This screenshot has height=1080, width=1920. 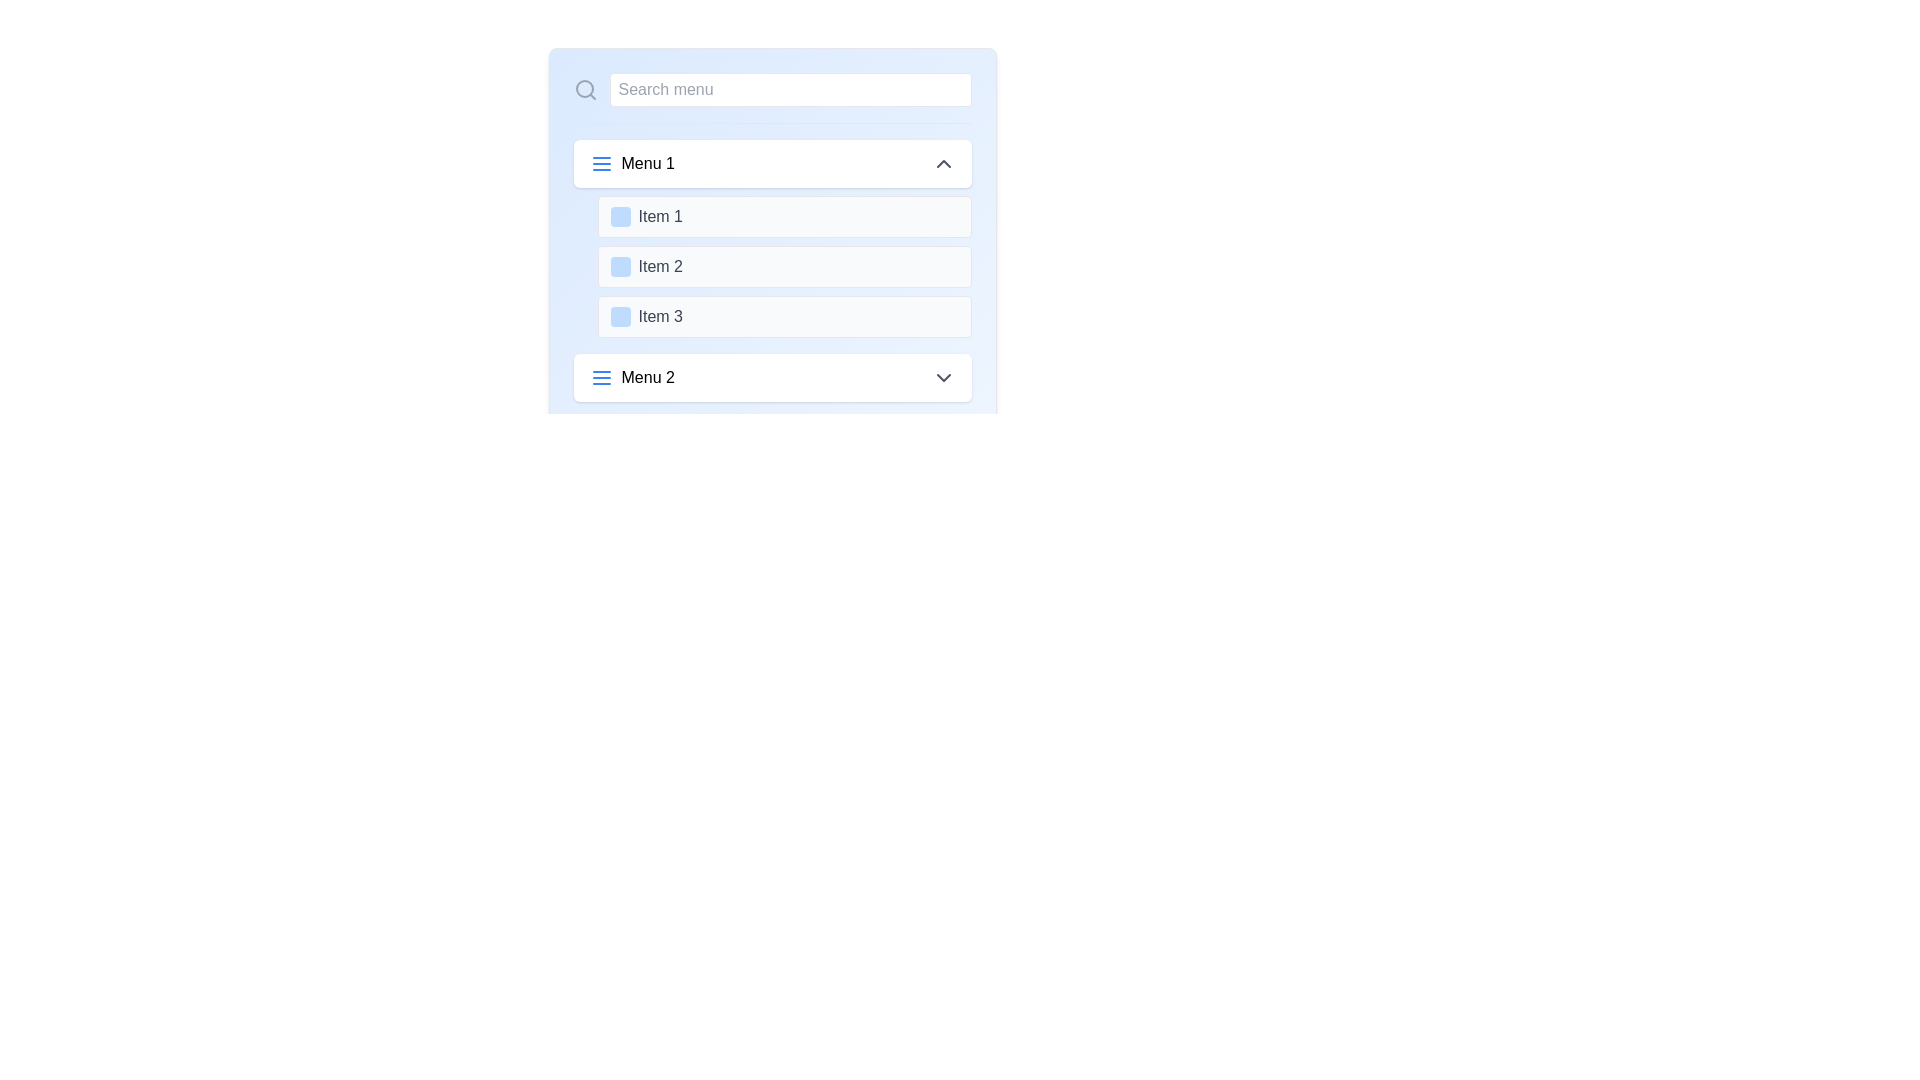 I want to click on the 'Menu 2' item in the dropdown menu, so click(x=631, y=378).